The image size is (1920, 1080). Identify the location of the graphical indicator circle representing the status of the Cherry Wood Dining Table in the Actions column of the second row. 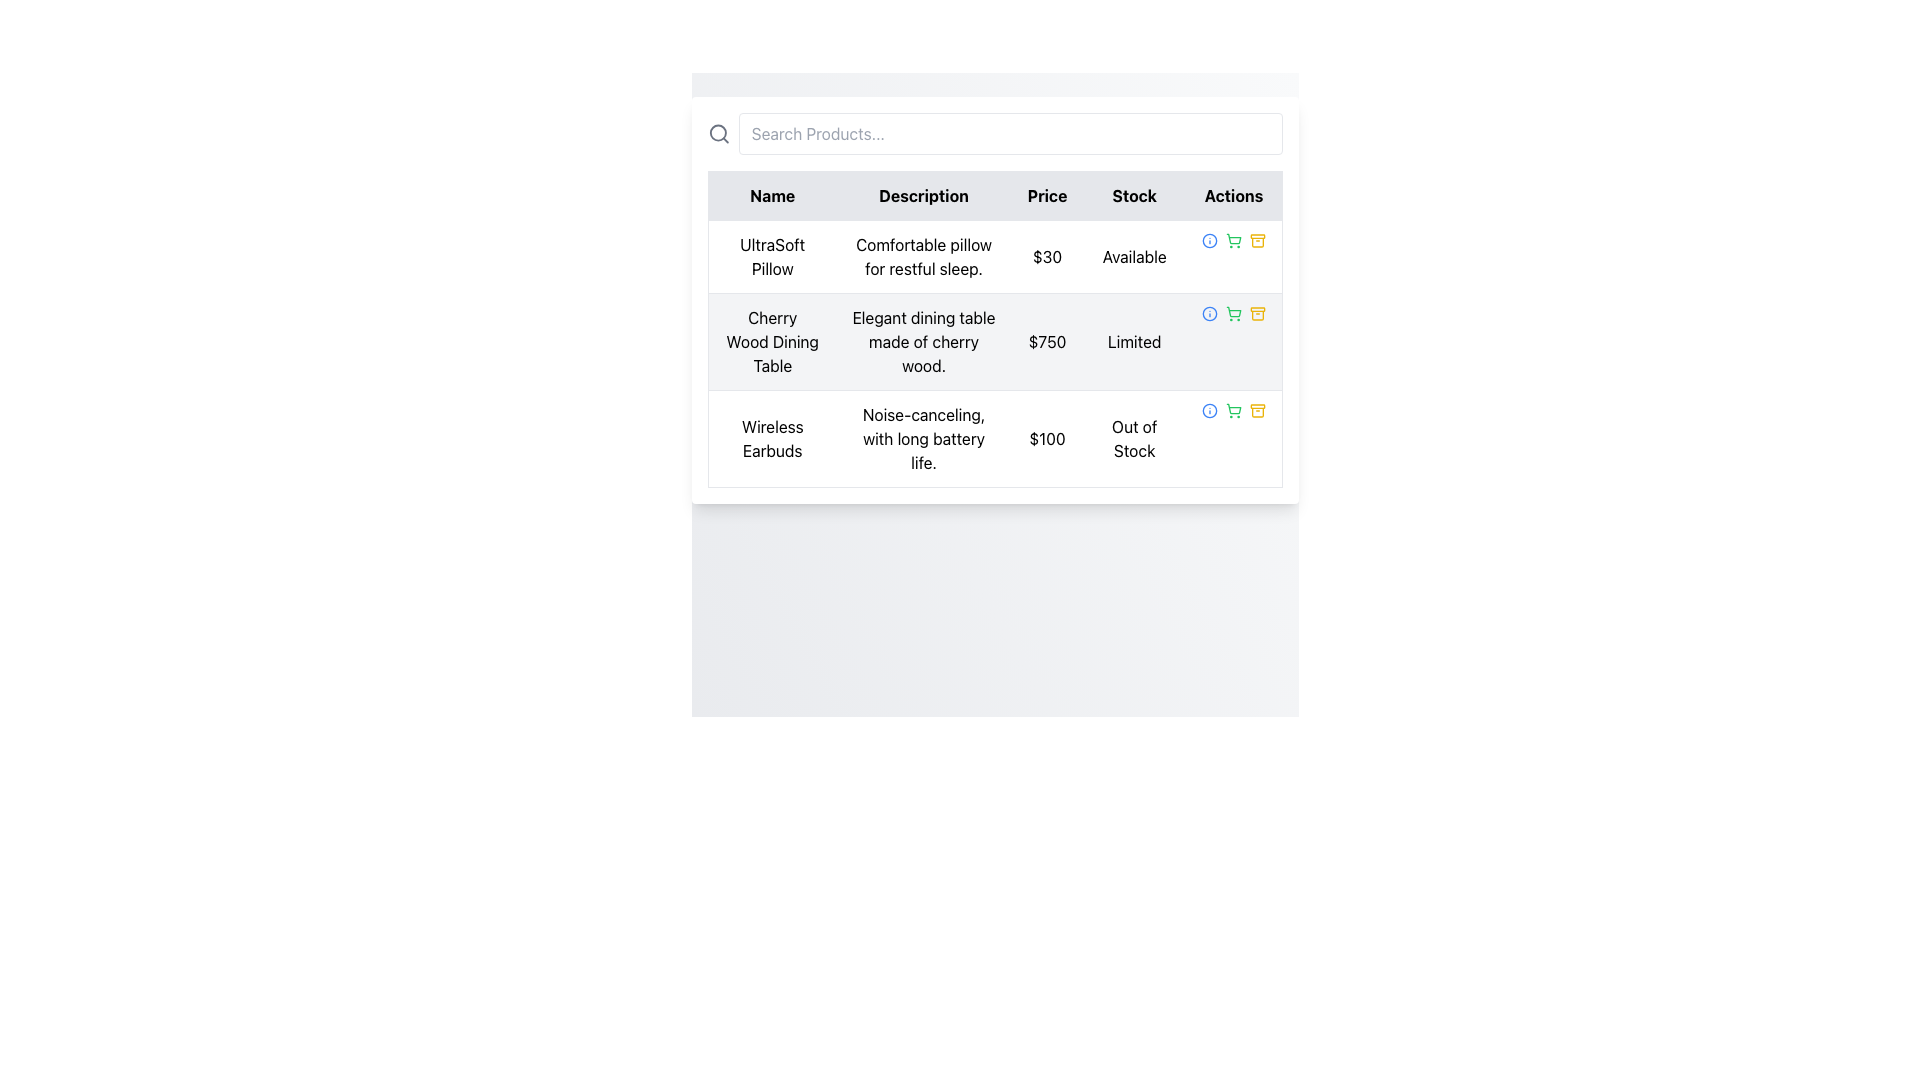
(1208, 239).